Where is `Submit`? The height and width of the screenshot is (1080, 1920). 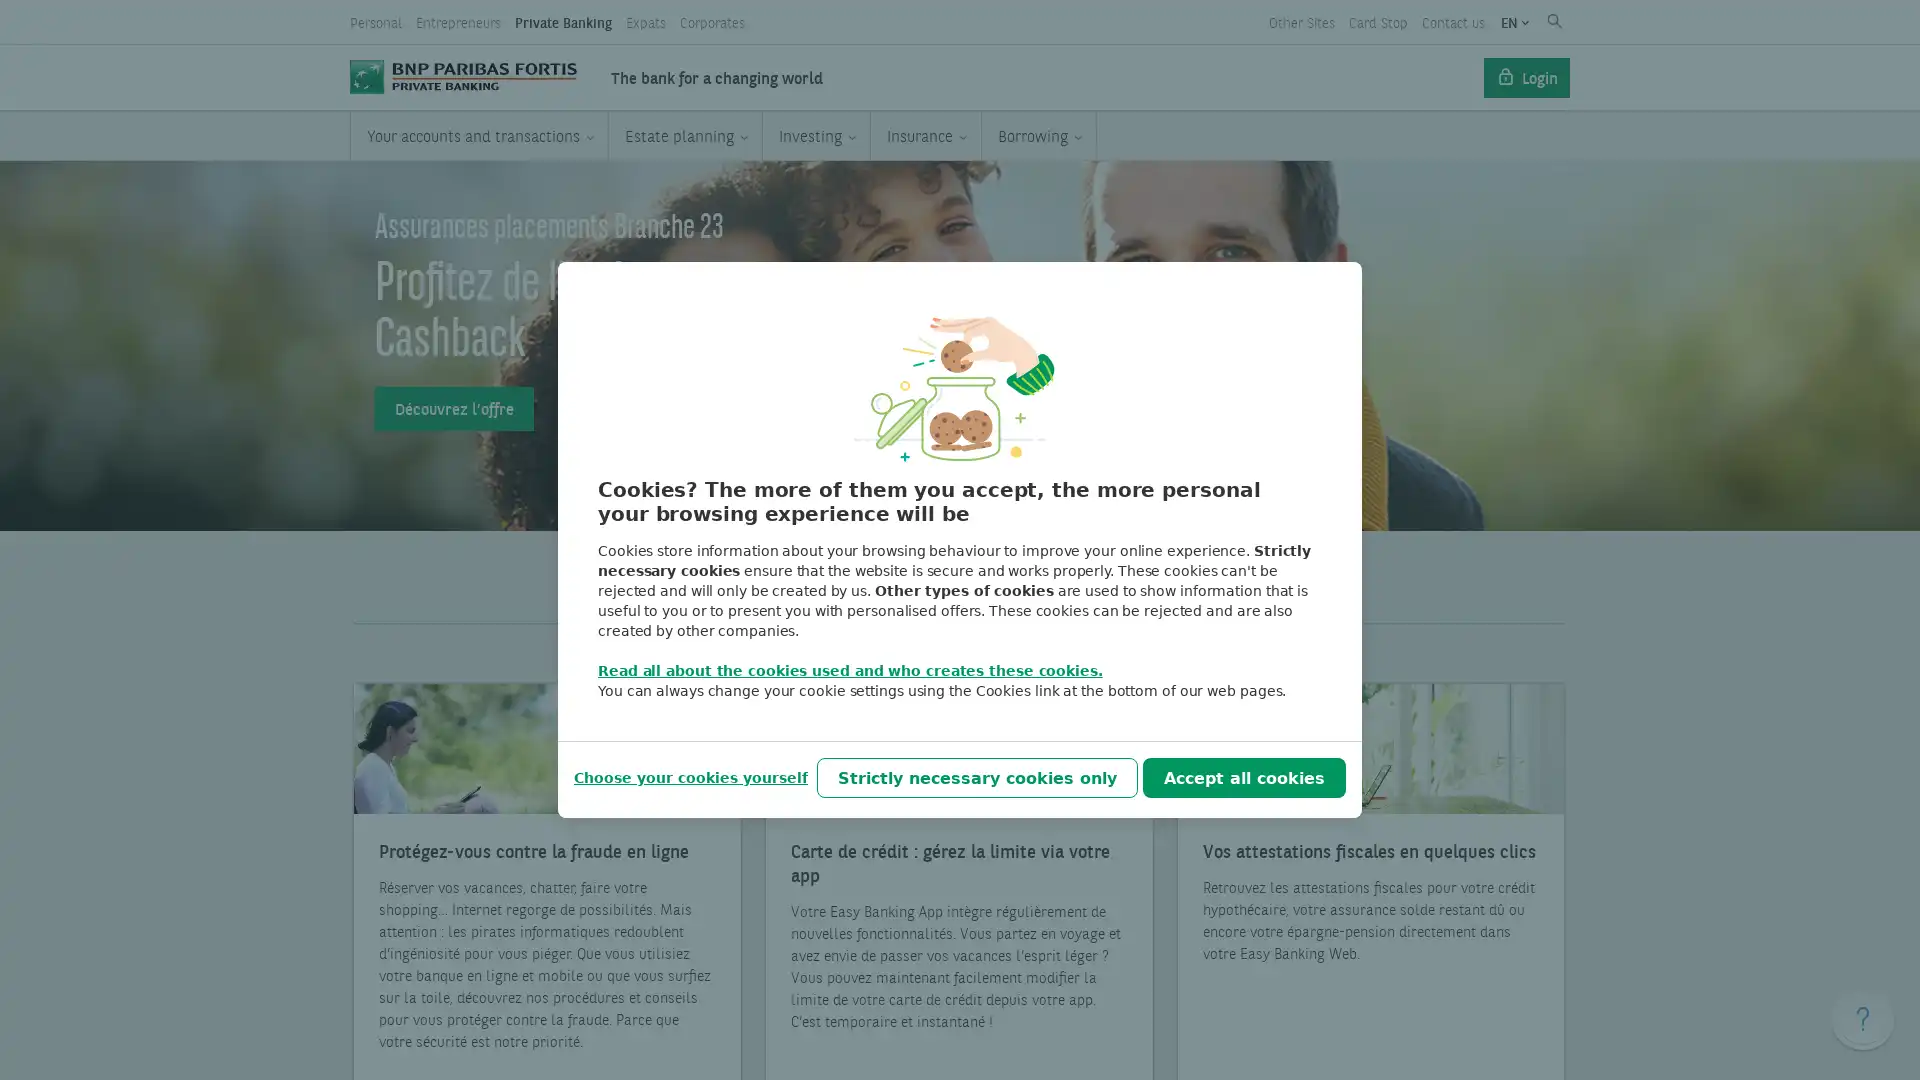
Submit is located at coordinates (1554, 22).